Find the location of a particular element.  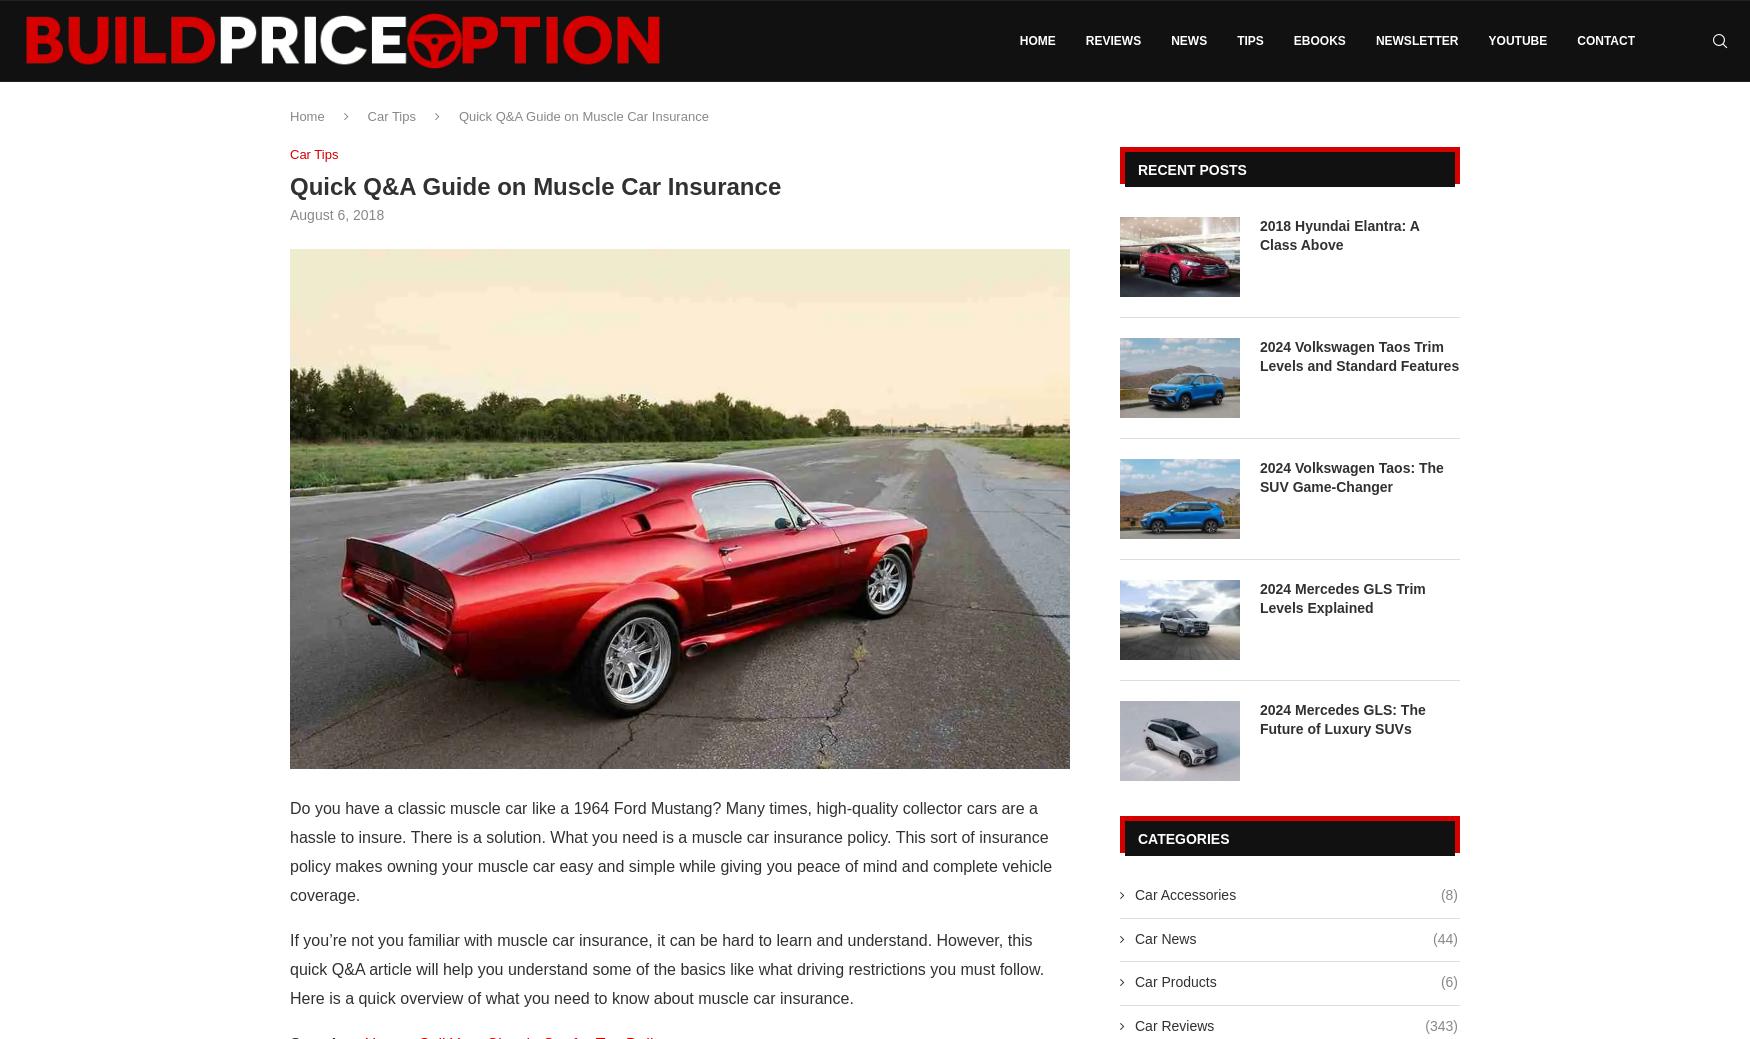

'Car News' is located at coordinates (1134, 938).